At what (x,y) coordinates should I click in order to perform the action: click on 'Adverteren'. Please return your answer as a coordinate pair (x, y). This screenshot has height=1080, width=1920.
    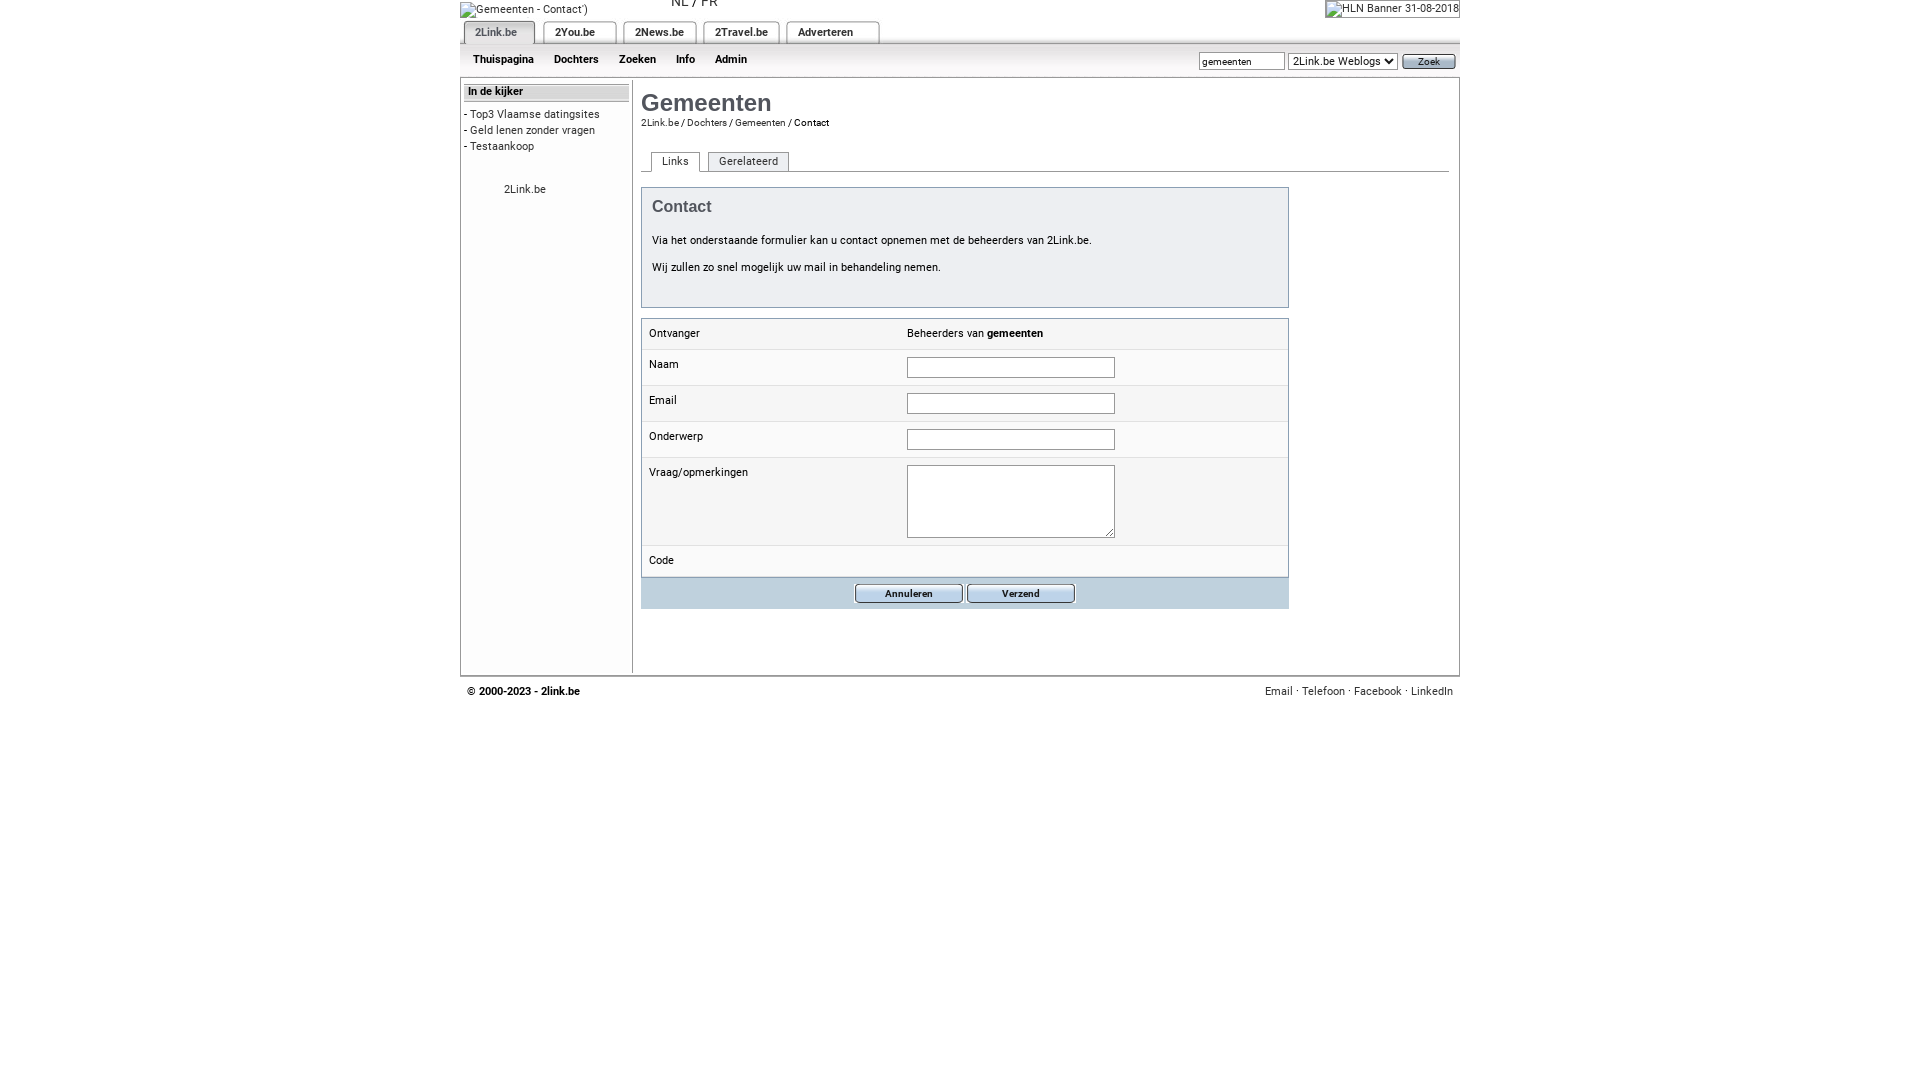
    Looking at the image, I should click on (825, 32).